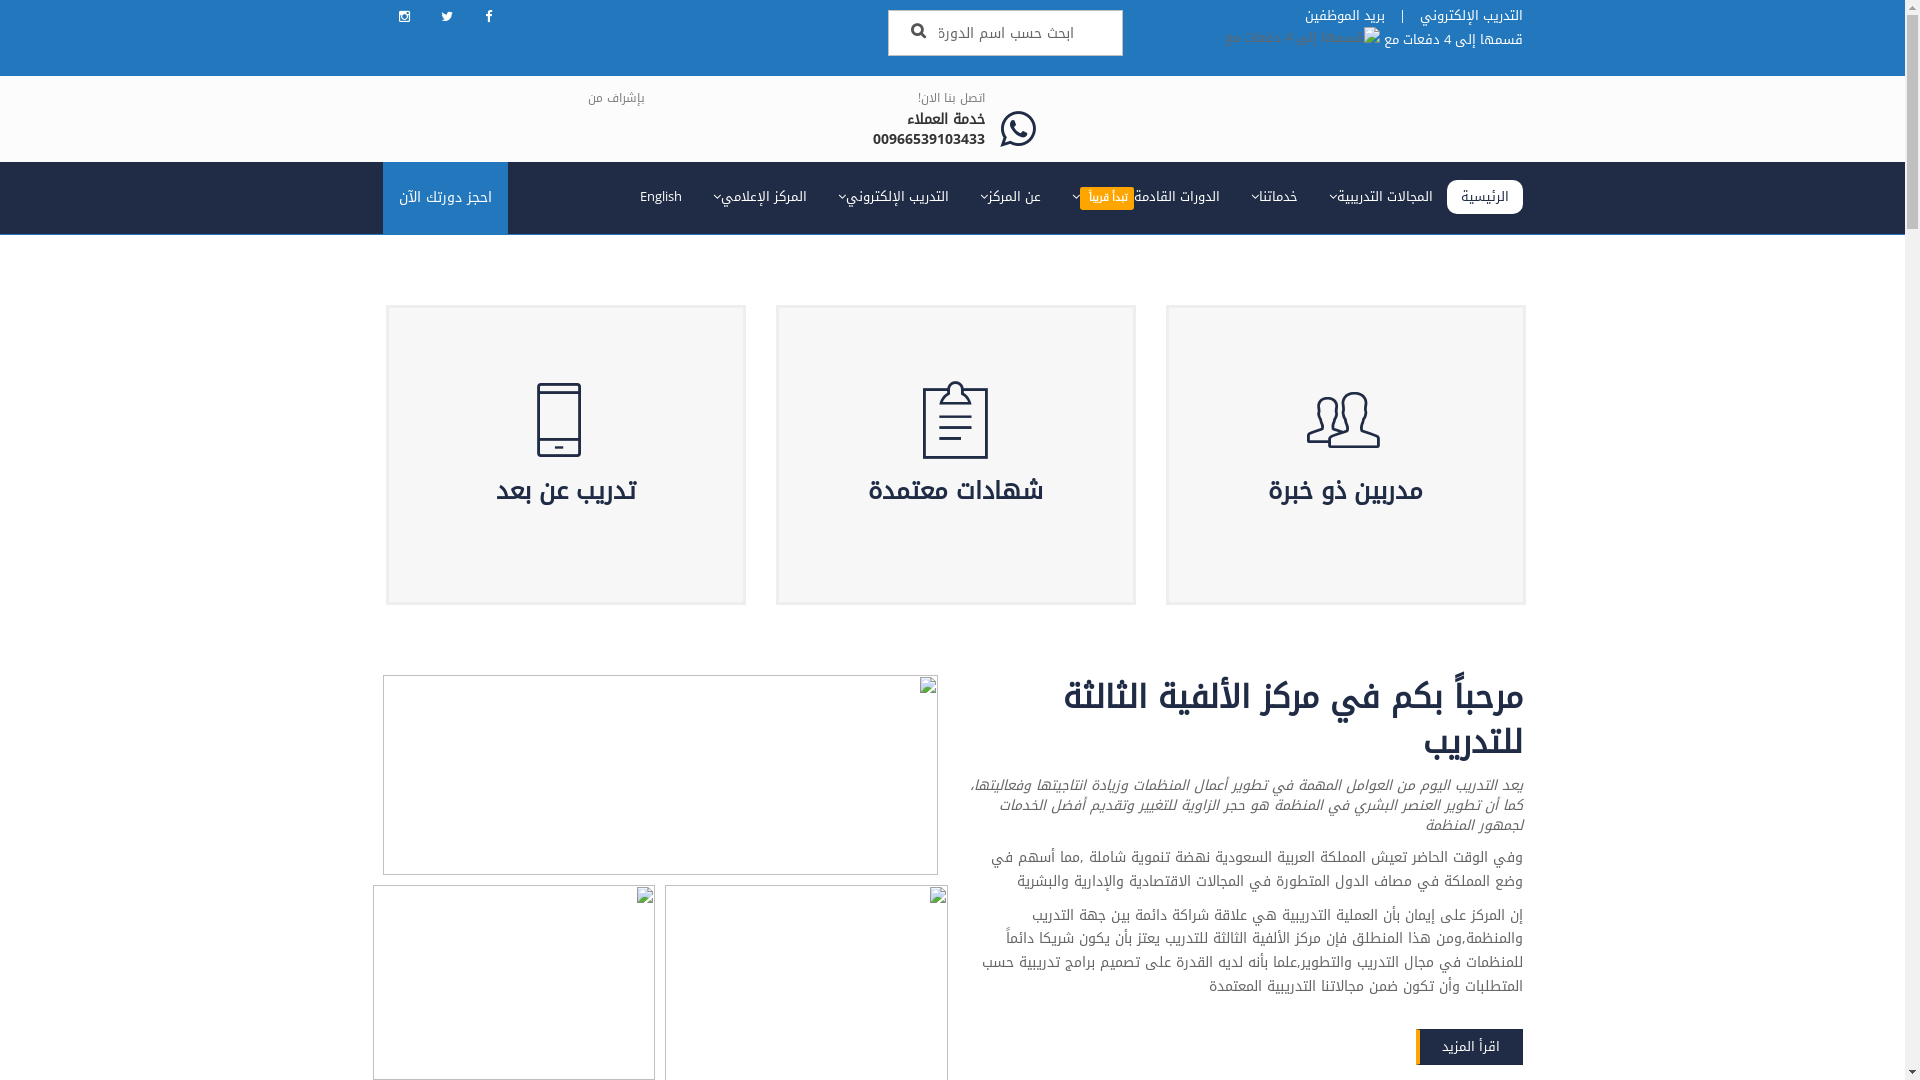  What do you see at coordinates (661, 197) in the screenshot?
I see `'English'` at bounding box center [661, 197].